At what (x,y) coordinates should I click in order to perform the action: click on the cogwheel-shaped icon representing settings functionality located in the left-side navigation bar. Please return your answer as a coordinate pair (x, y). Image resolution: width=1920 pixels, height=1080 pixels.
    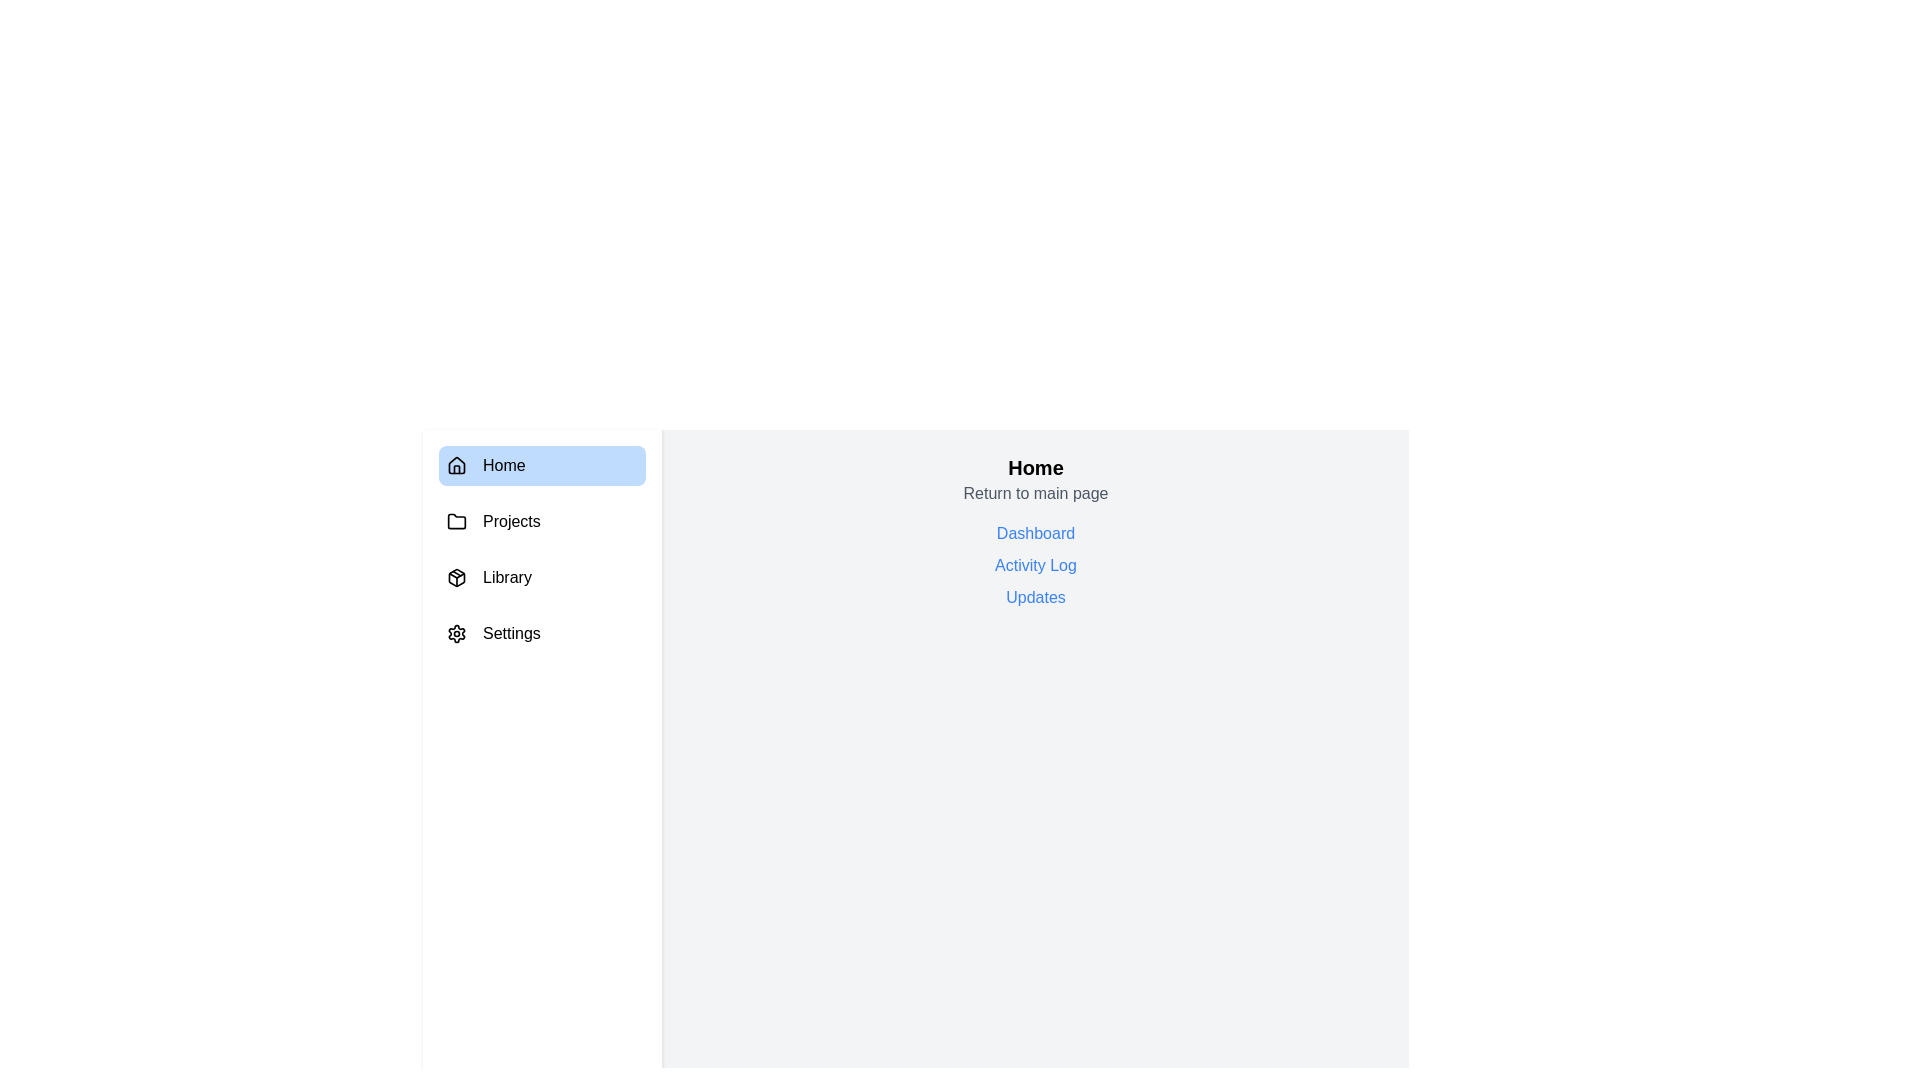
    Looking at the image, I should click on (455, 633).